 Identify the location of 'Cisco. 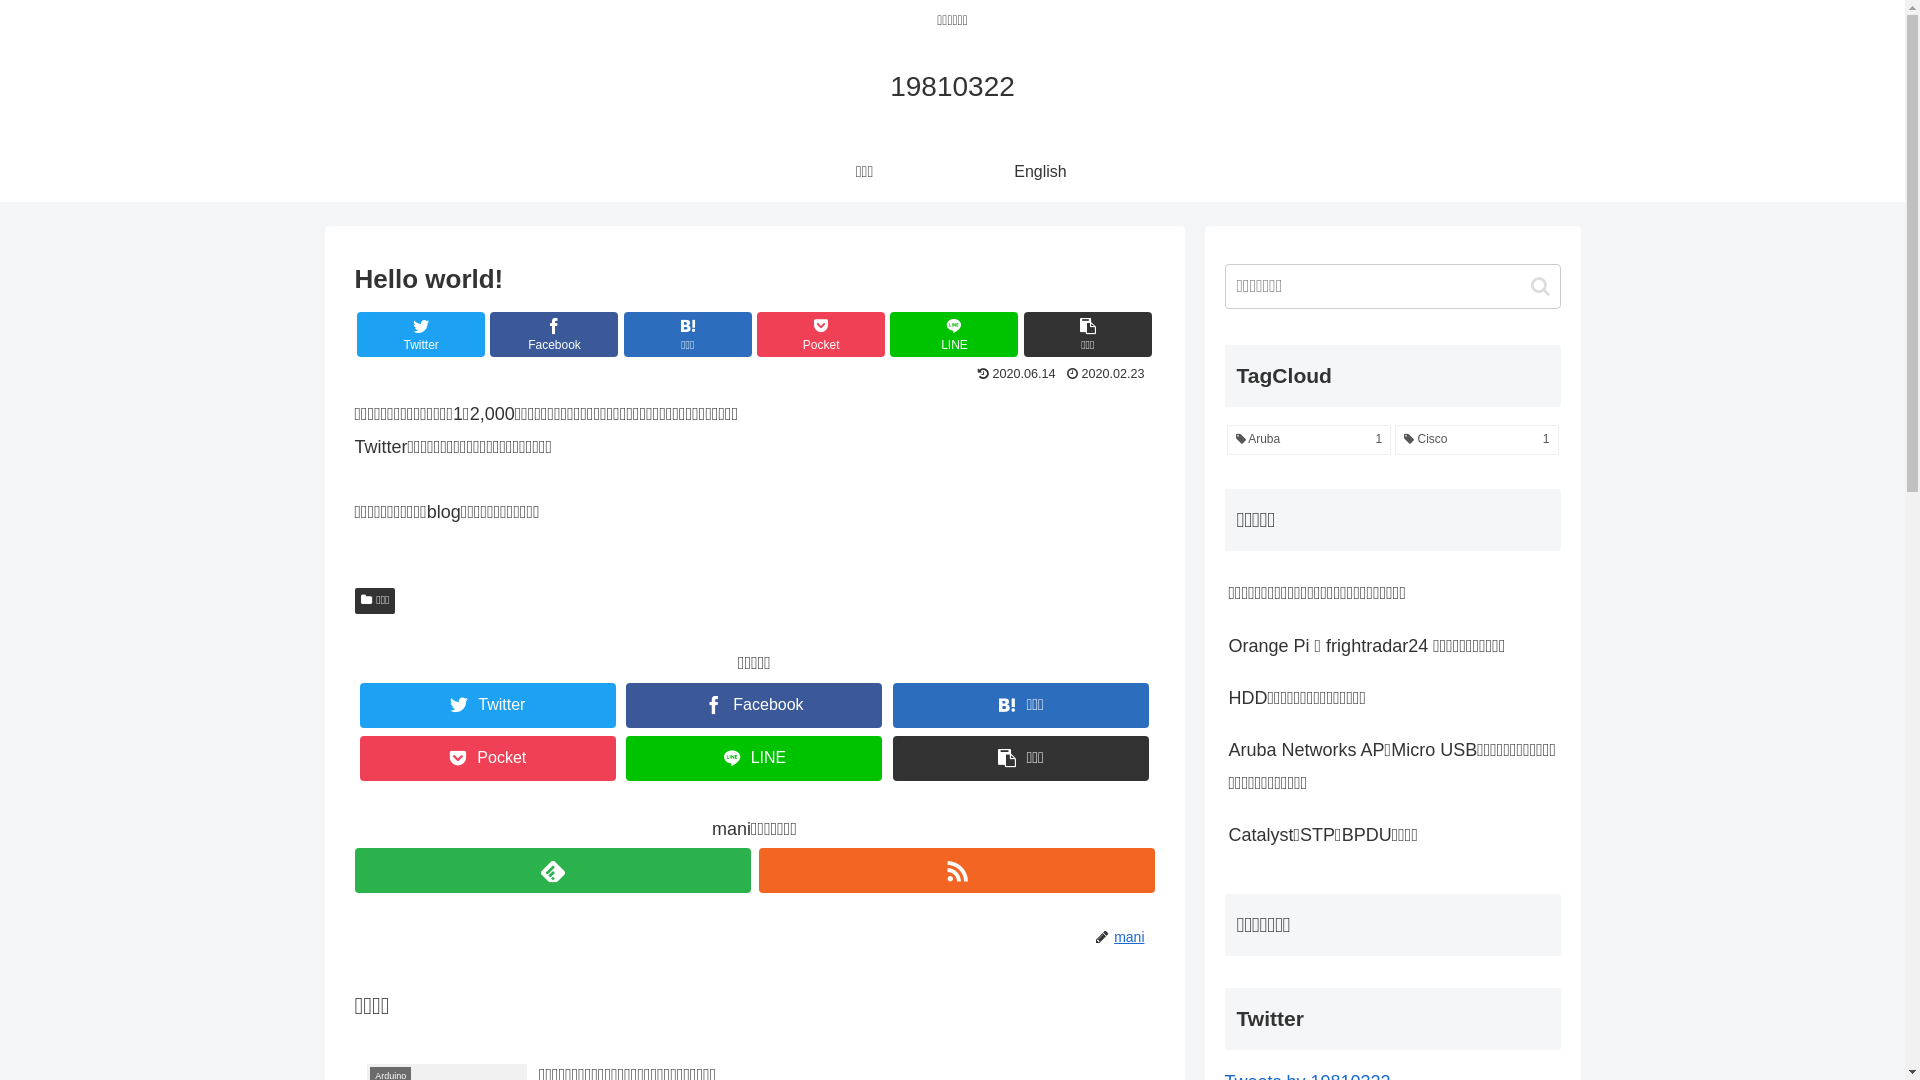
(1476, 438).